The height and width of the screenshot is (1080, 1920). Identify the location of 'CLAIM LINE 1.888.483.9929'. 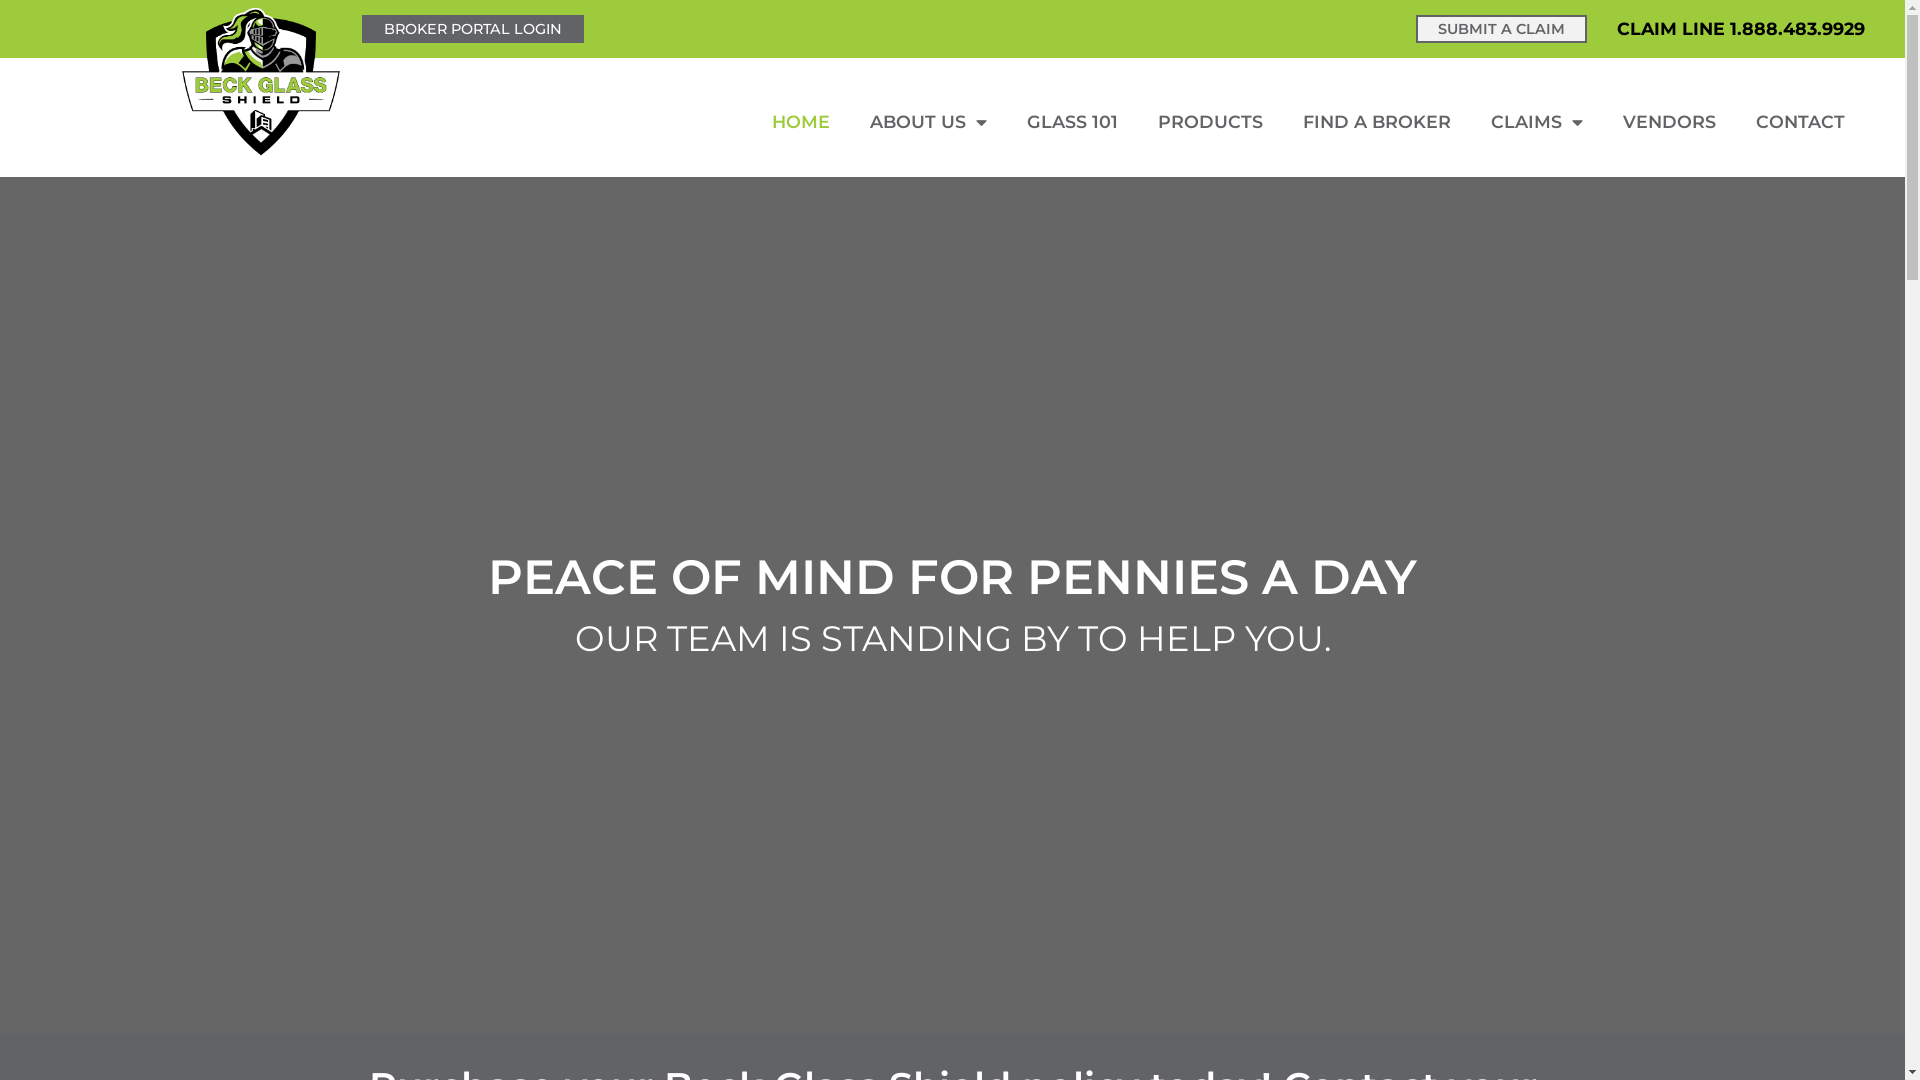
(1617, 28).